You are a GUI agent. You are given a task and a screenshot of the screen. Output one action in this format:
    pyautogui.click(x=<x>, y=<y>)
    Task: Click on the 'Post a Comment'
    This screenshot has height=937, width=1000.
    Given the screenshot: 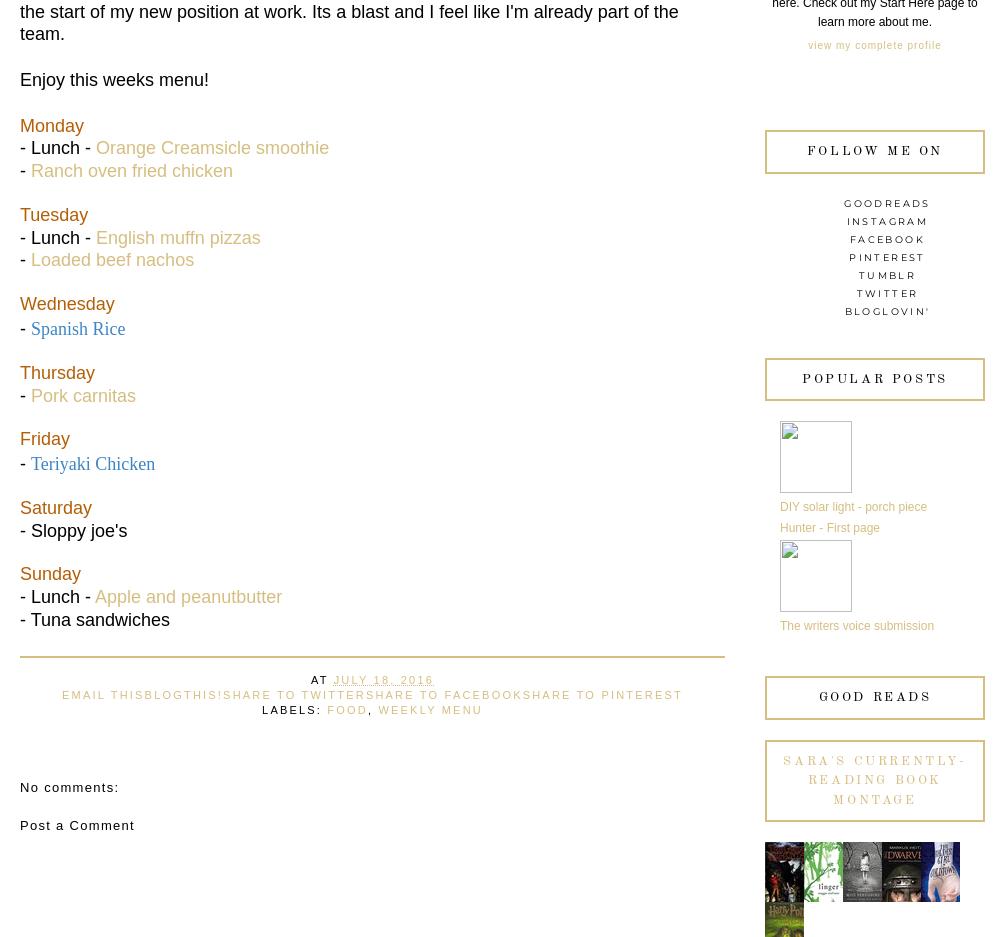 What is the action you would take?
    pyautogui.click(x=76, y=823)
    